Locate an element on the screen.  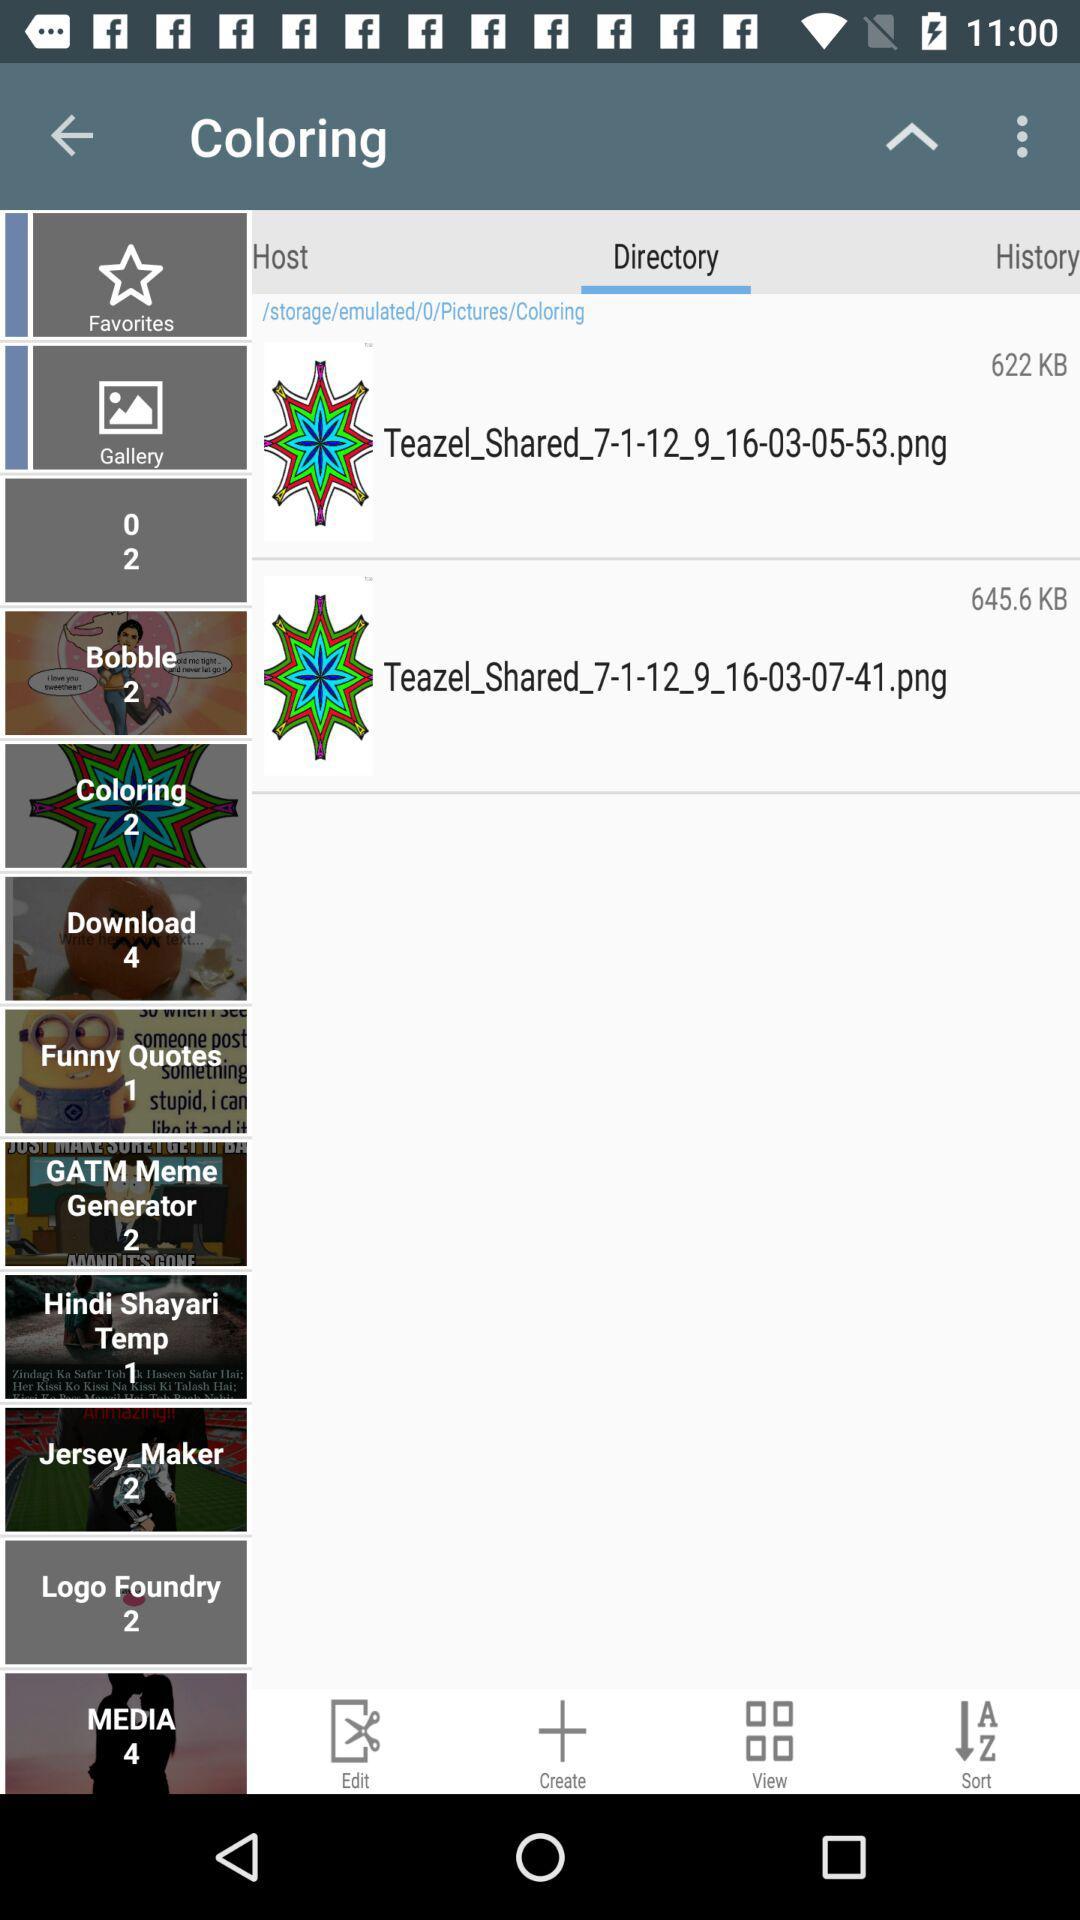
the item below the storage emulated 0 is located at coordinates (1029, 440).